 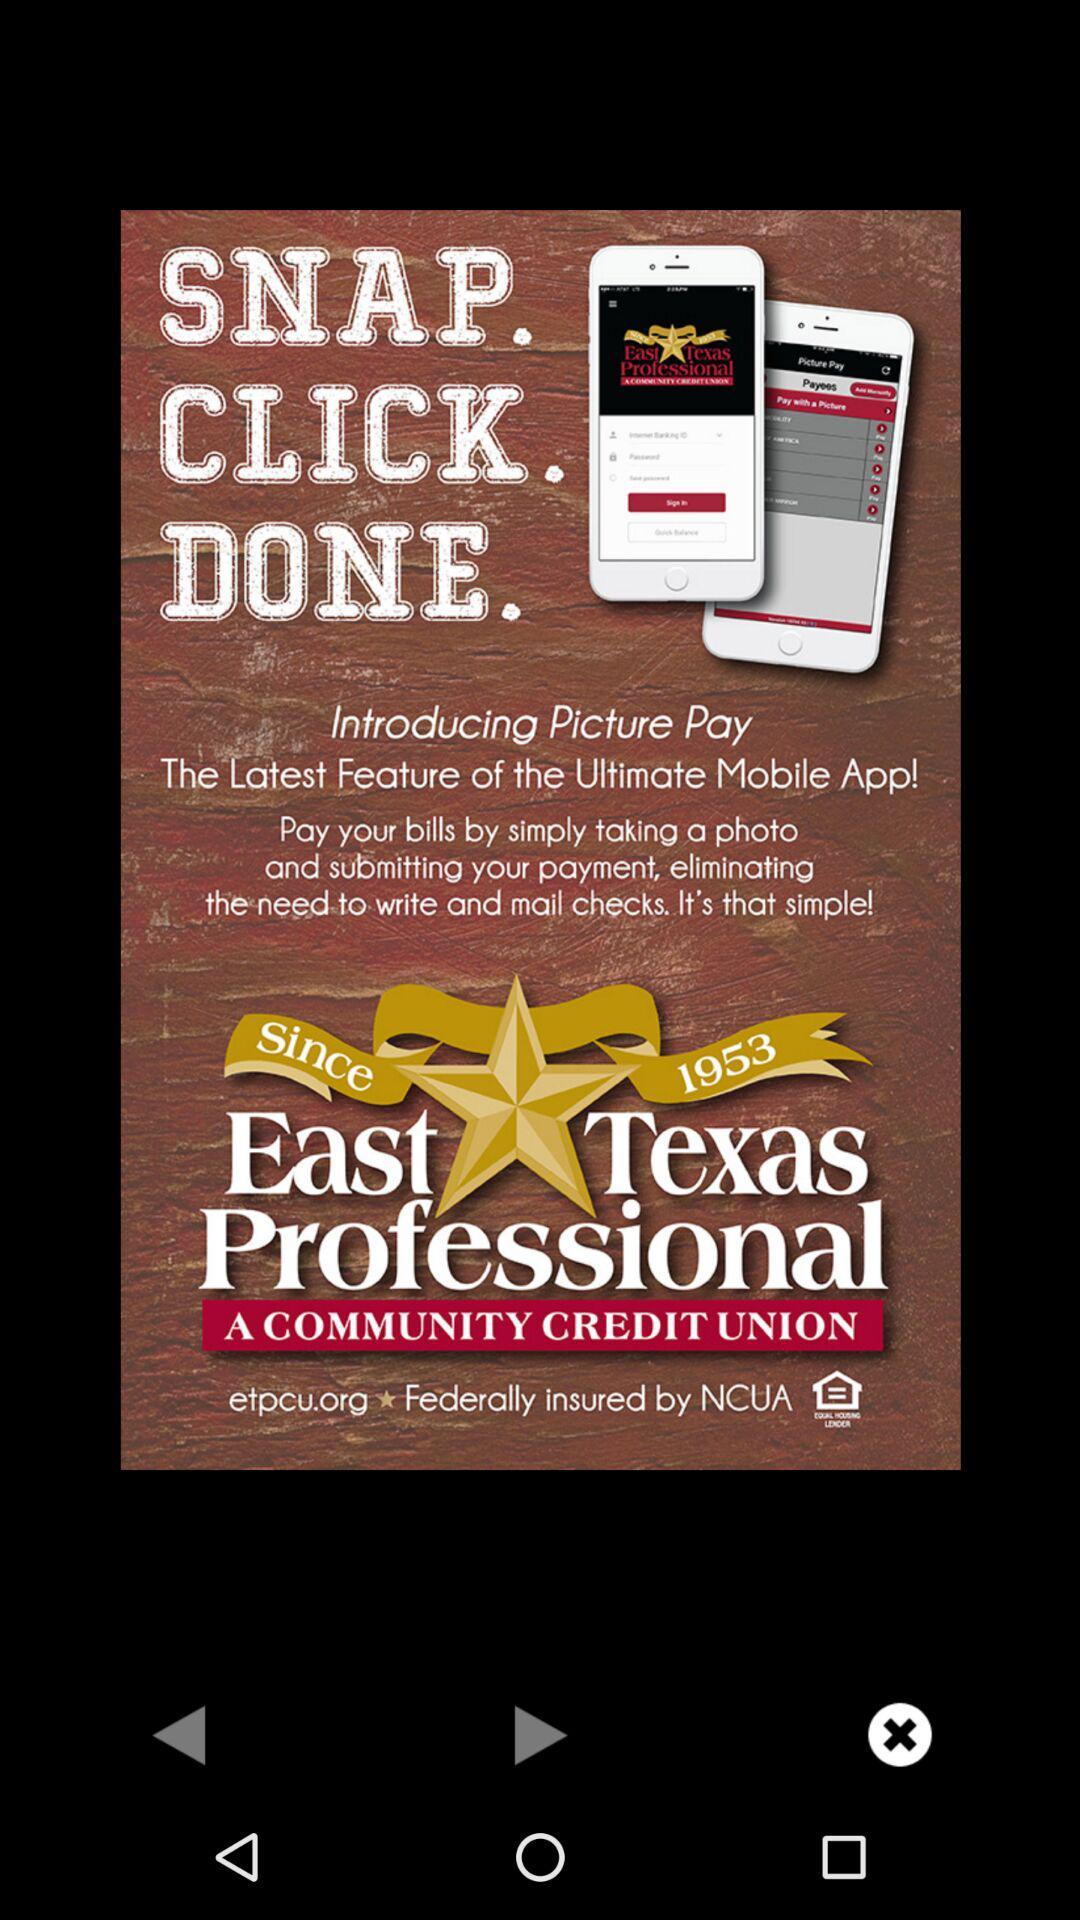 What do you see at coordinates (898, 1733) in the screenshot?
I see `close botten` at bounding box center [898, 1733].